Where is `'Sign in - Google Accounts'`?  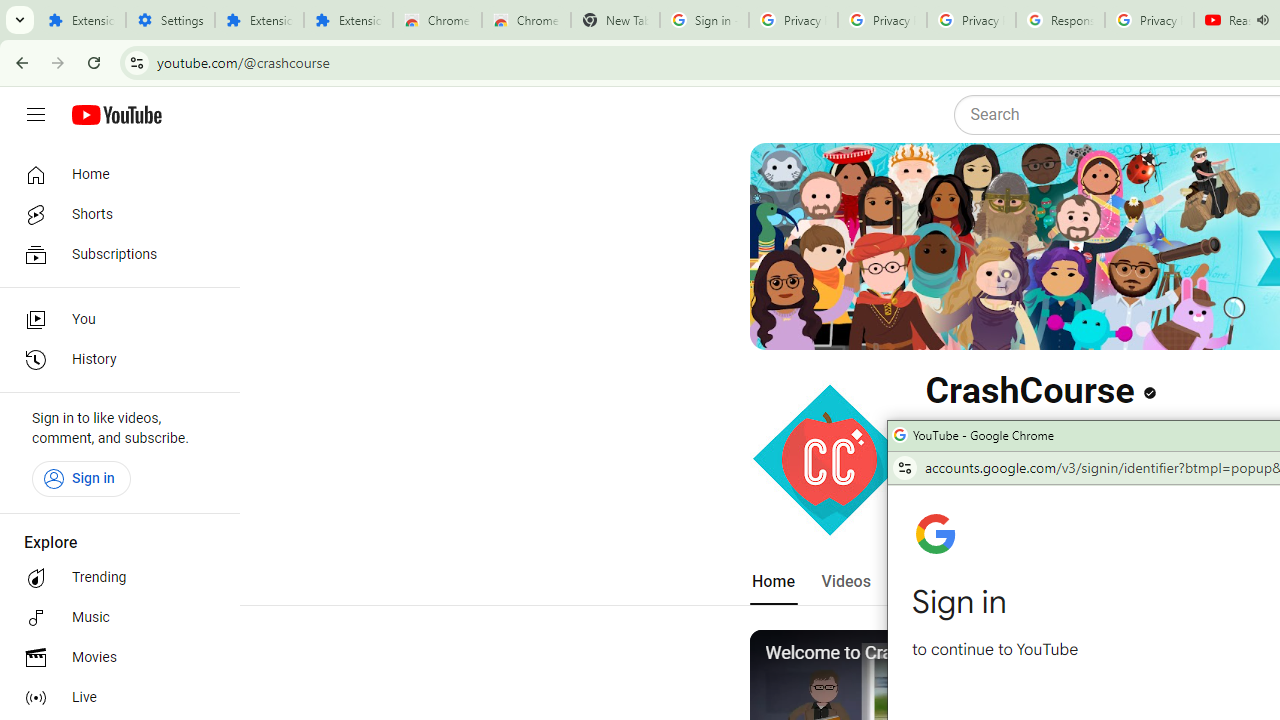 'Sign in - Google Accounts' is located at coordinates (704, 20).